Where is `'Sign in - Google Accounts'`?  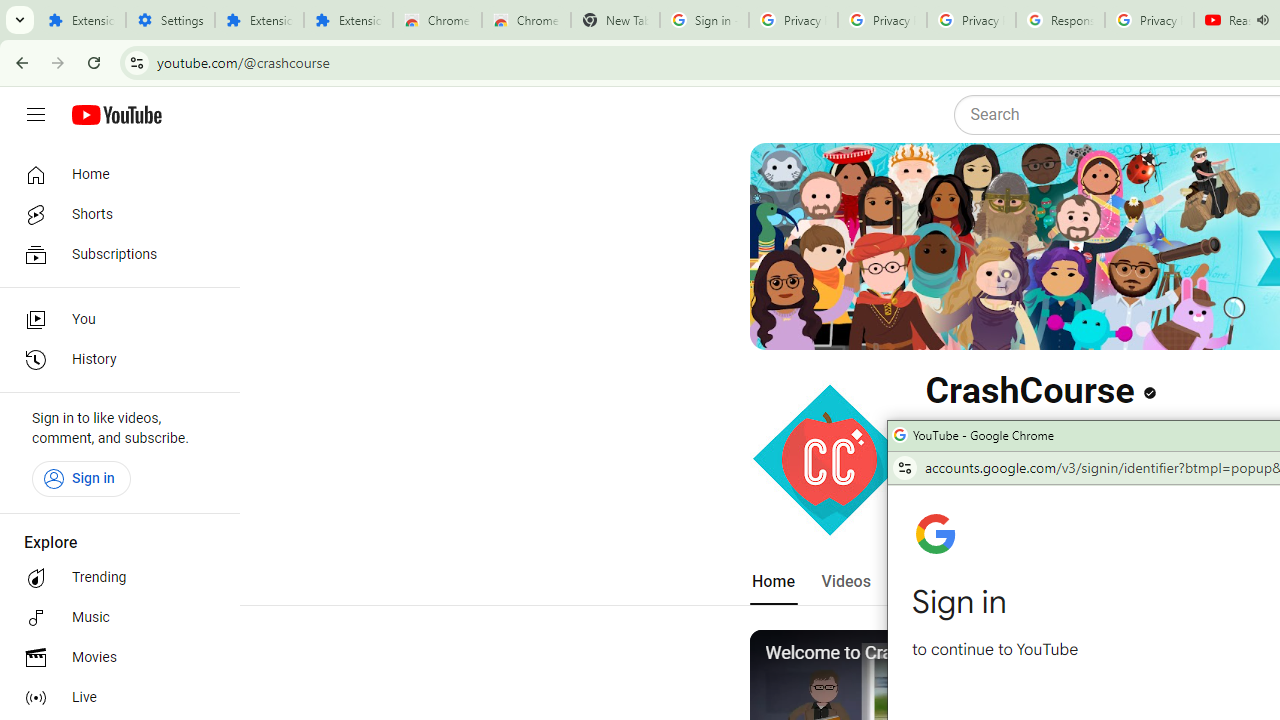 'Sign in - Google Accounts' is located at coordinates (704, 20).